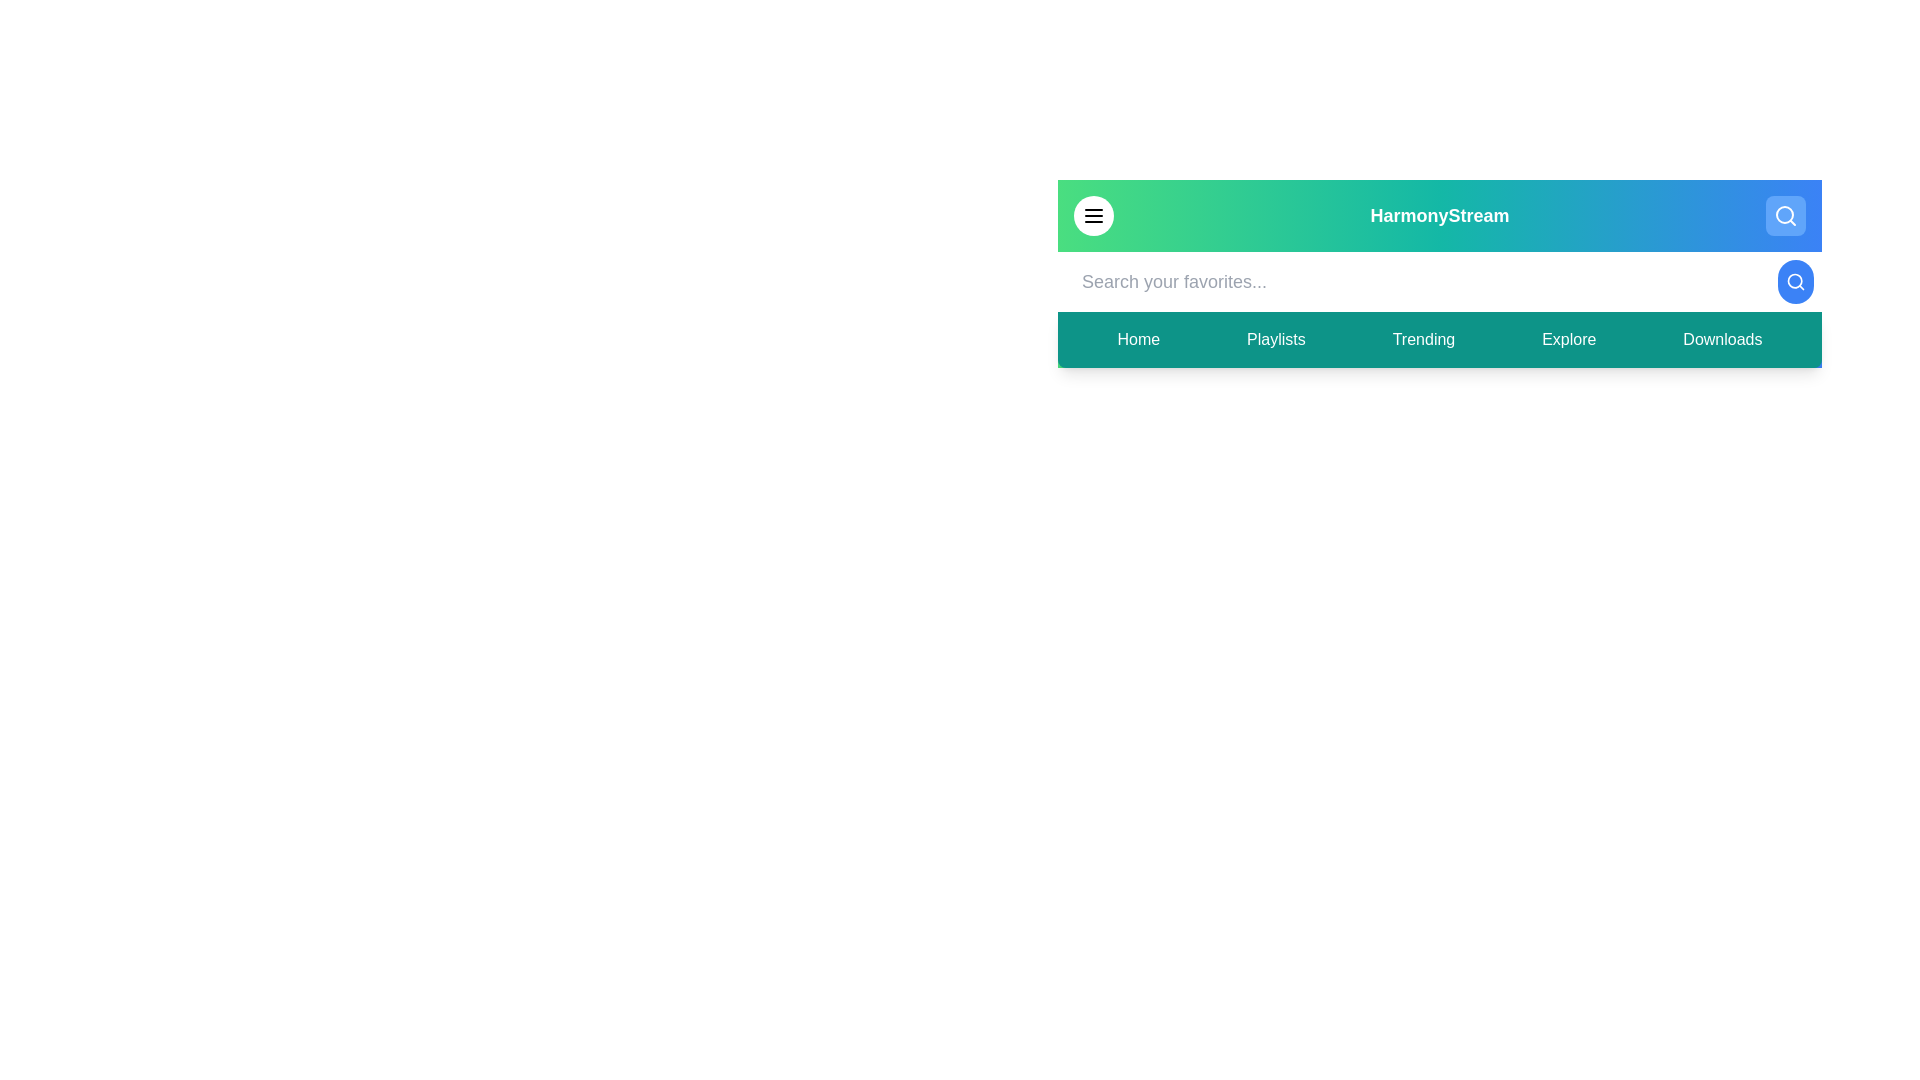 This screenshot has height=1080, width=1920. I want to click on the navigation item labeled 'Playlists' to view its hover effect, so click(1275, 338).